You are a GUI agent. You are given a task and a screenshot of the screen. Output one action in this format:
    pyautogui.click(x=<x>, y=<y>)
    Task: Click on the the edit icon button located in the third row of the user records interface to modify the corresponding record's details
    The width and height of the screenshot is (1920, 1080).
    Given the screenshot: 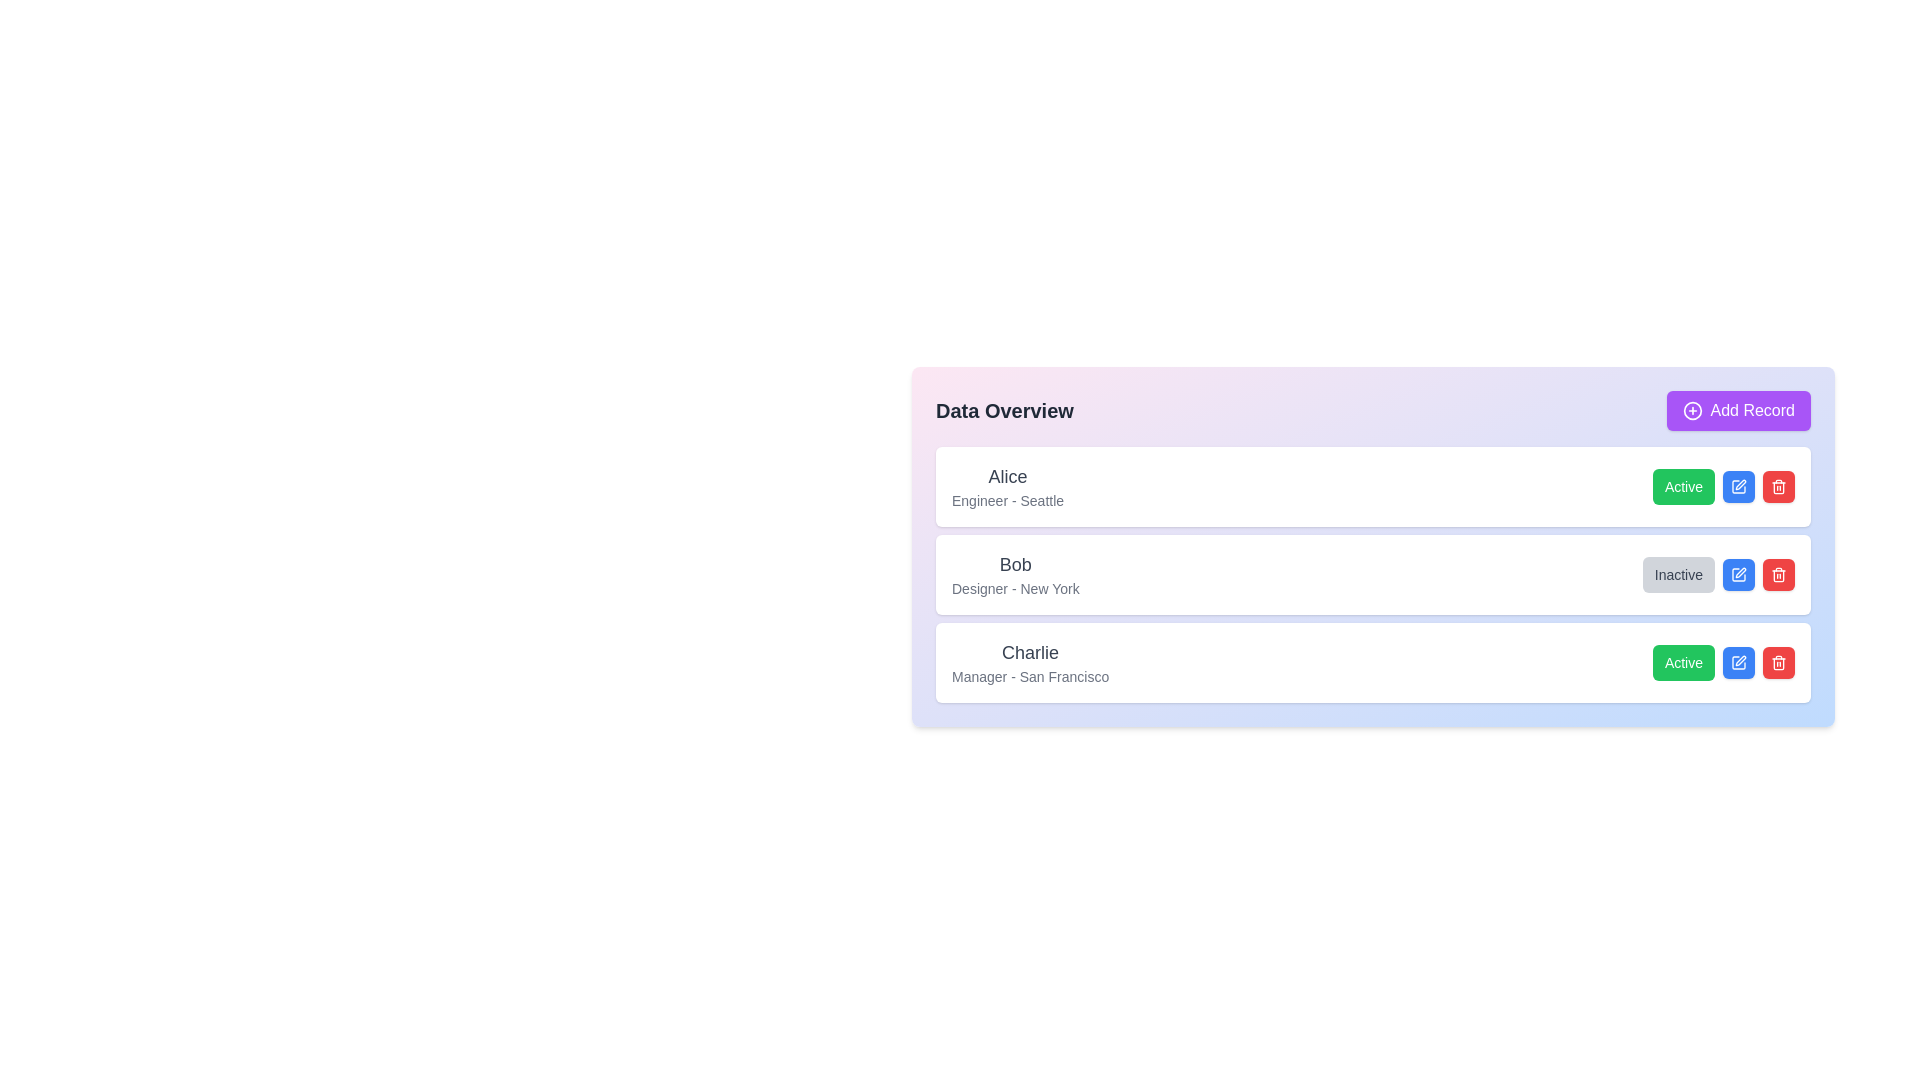 What is the action you would take?
    pyautogui.click(x=1740, y=660)
    